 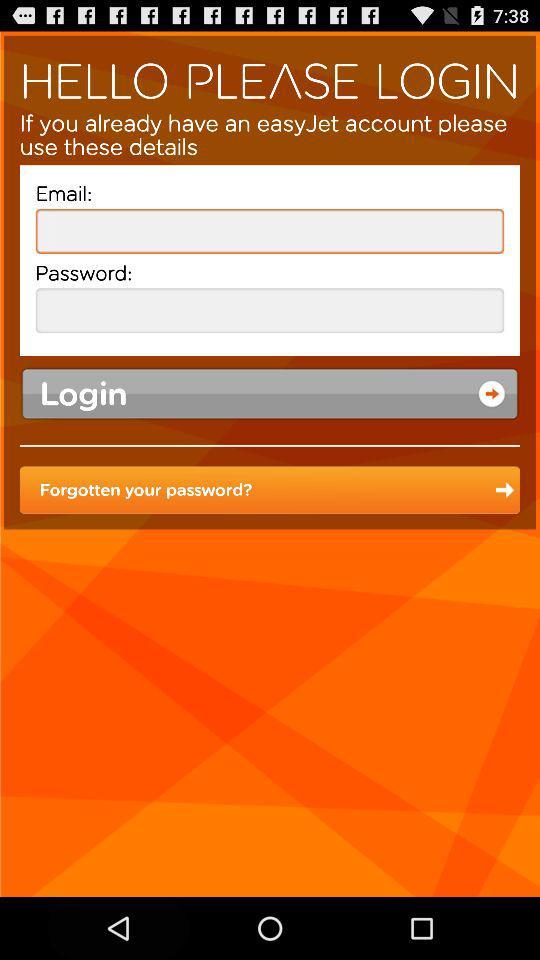 I want to click on password, so click(x=270, y=310).